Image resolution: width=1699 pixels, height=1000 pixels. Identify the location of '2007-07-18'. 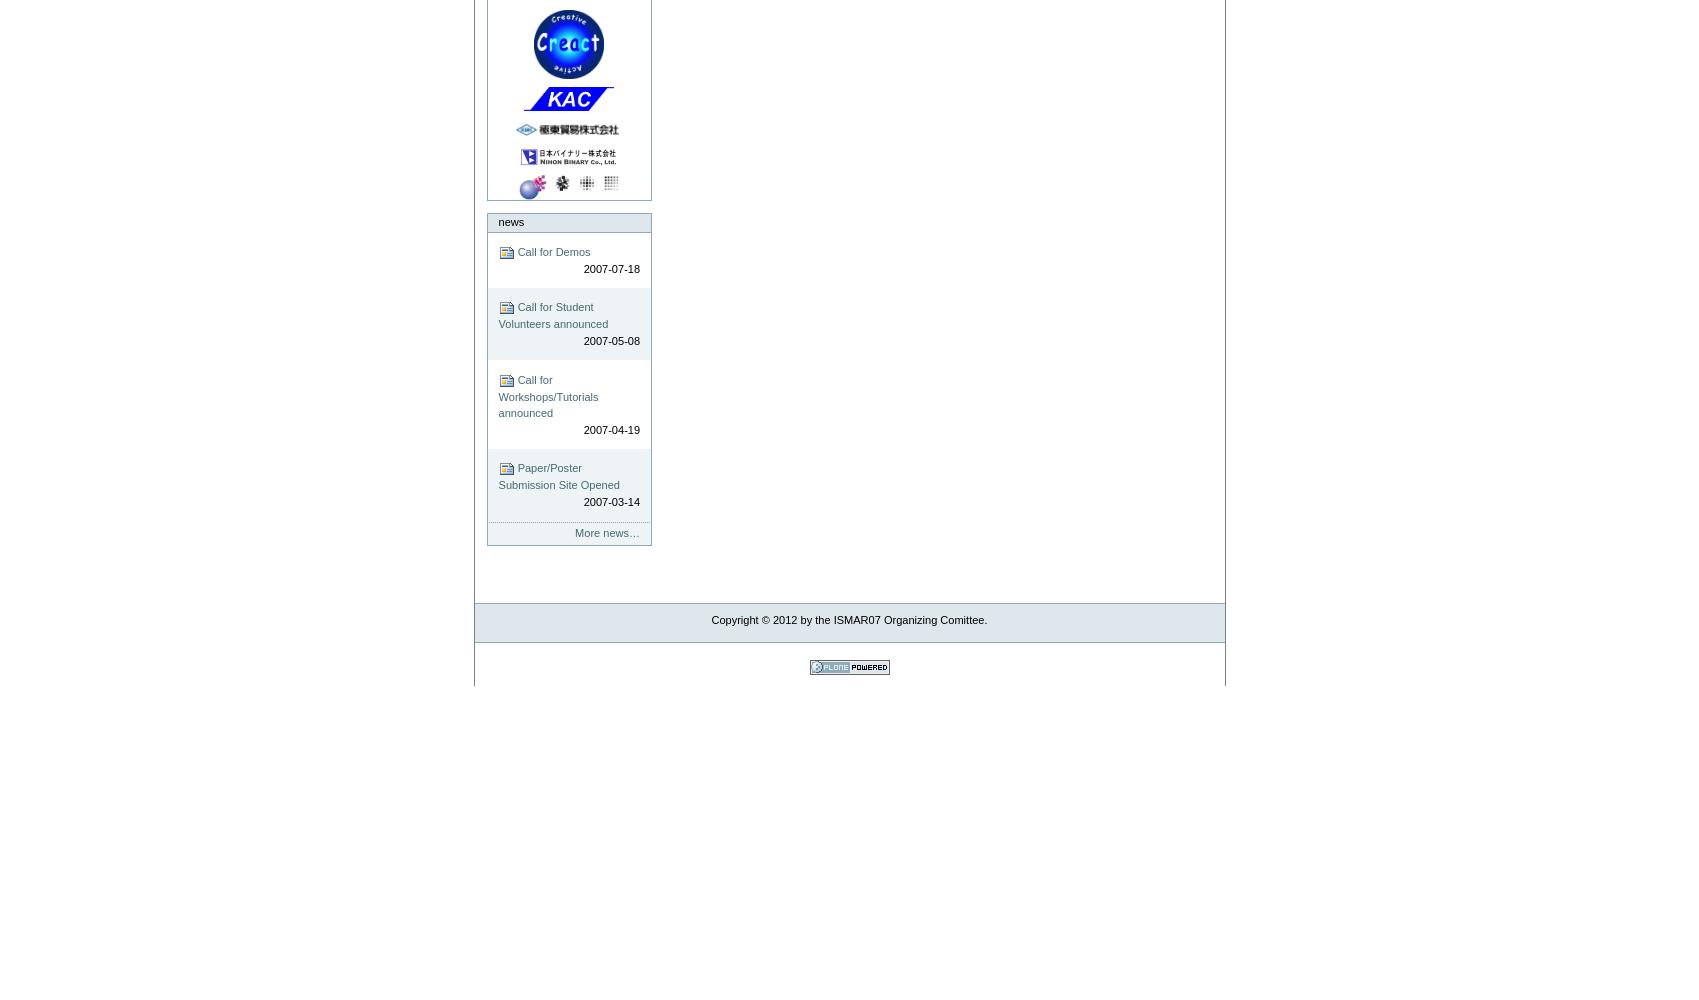
(611, 268).